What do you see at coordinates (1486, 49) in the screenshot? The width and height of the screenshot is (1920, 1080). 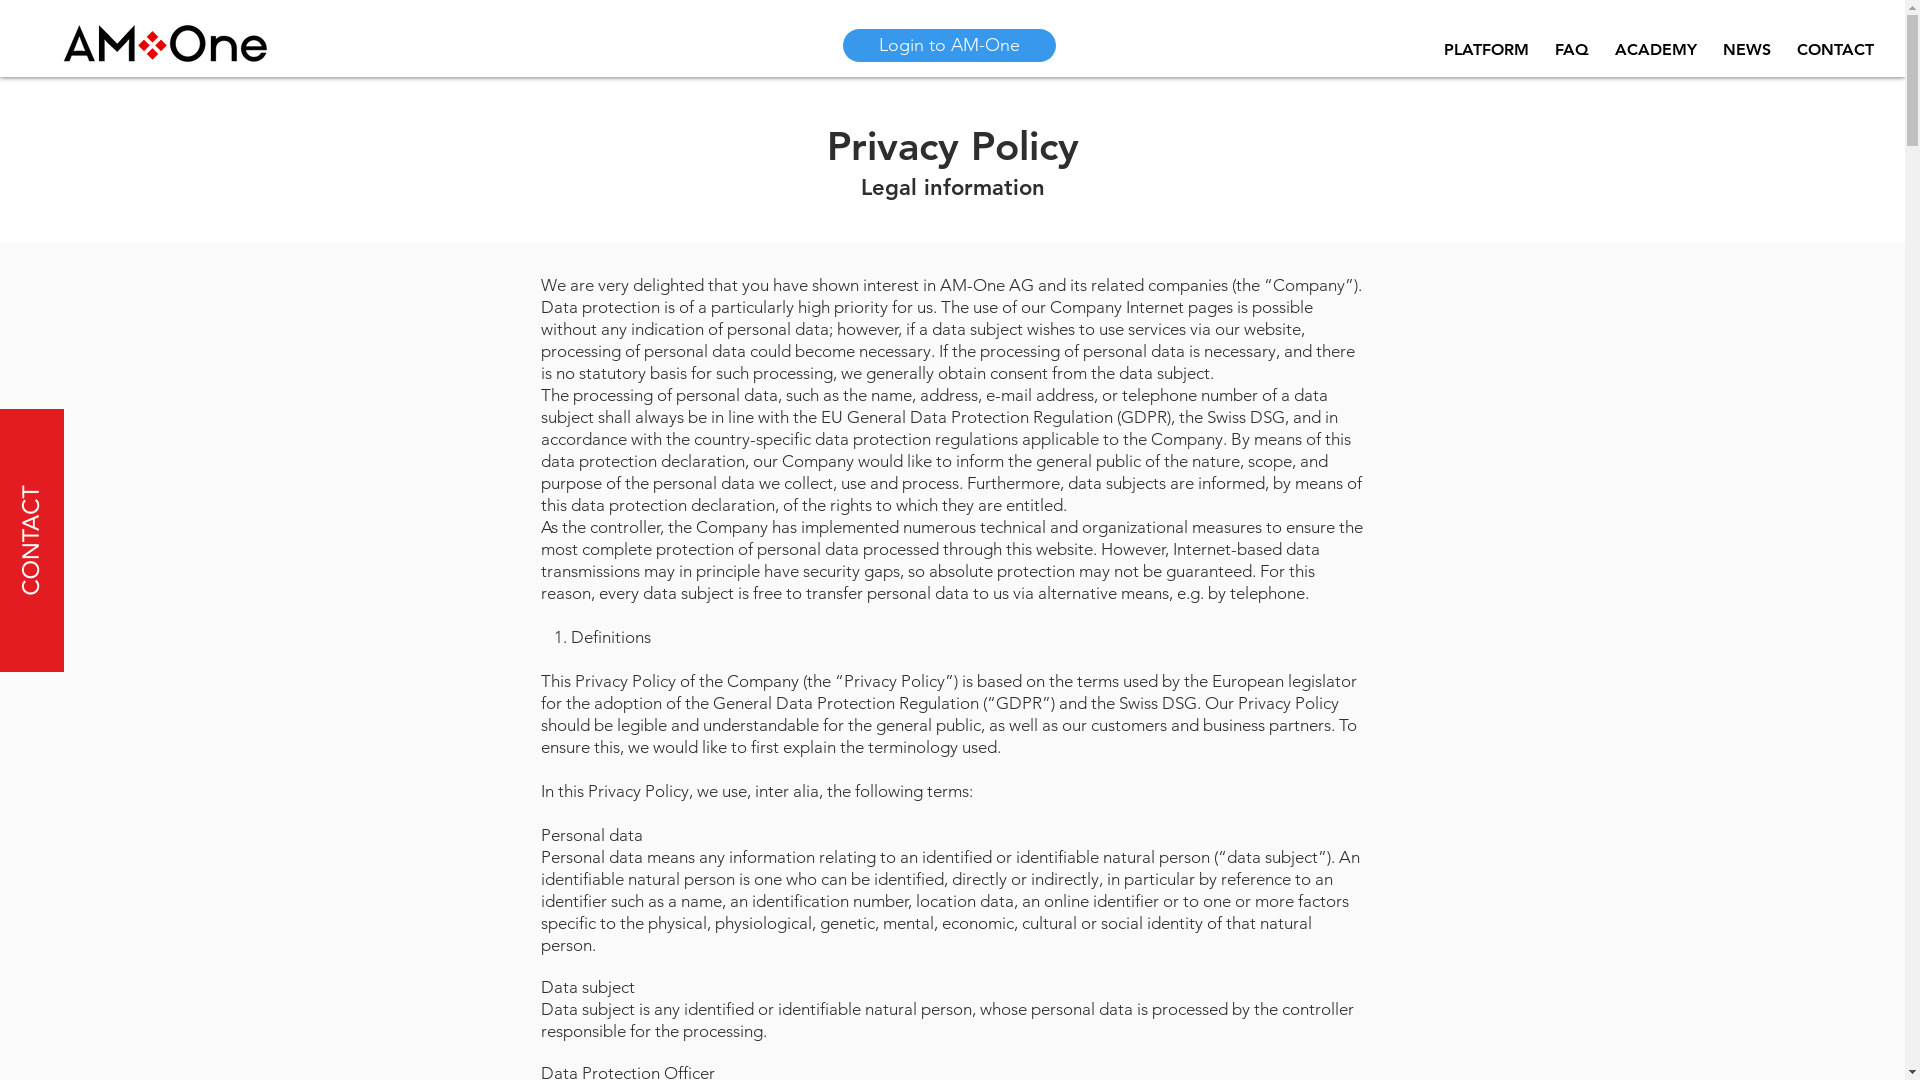 I see `'PLATFORM'` at bounding box center [1486, 49].